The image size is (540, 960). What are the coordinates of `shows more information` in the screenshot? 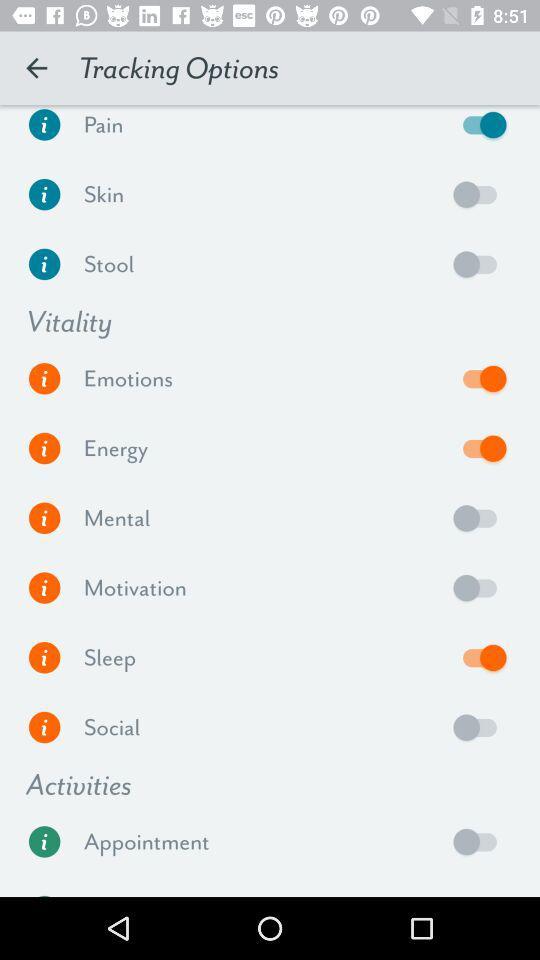 It's located at (44, 517).